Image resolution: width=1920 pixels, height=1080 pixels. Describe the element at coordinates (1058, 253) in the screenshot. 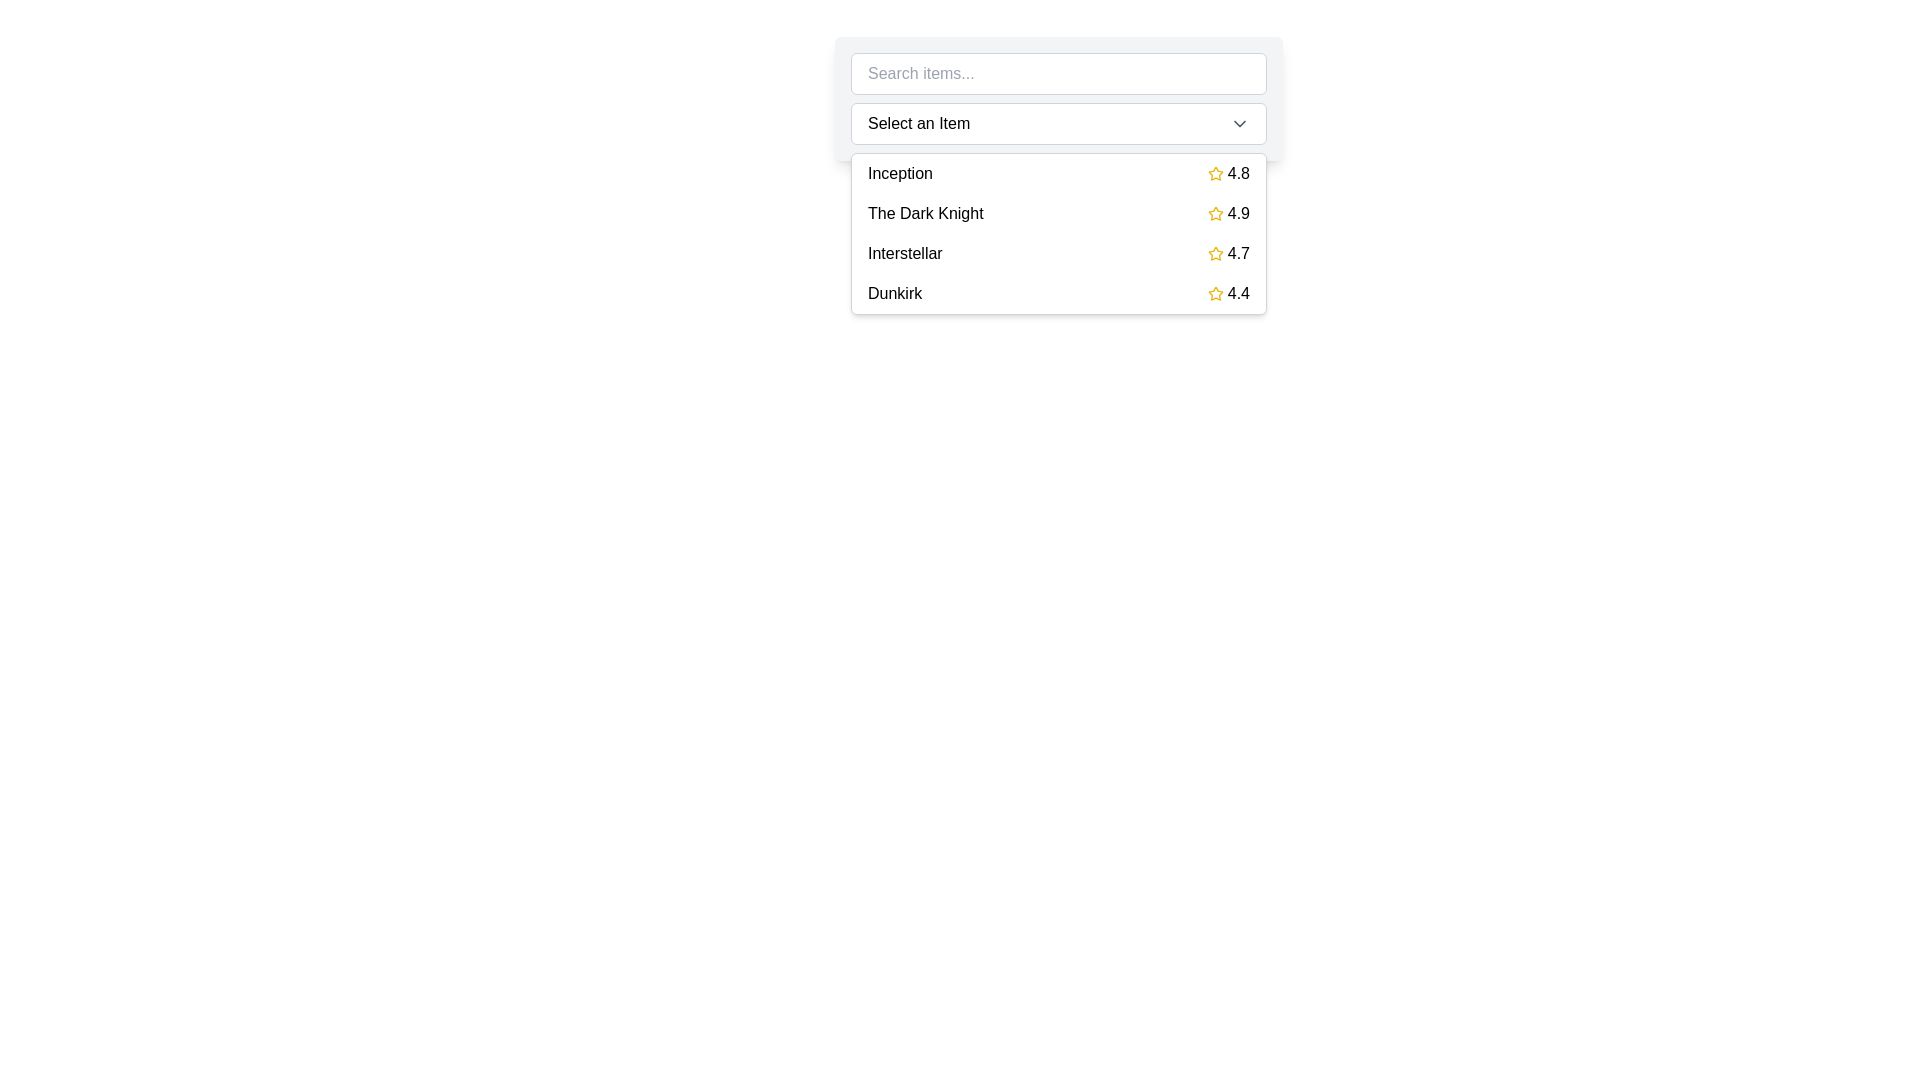

I see `the list item labeled 'Interstellar' with a rating of '4.7' in the dropdown menu` at that location.